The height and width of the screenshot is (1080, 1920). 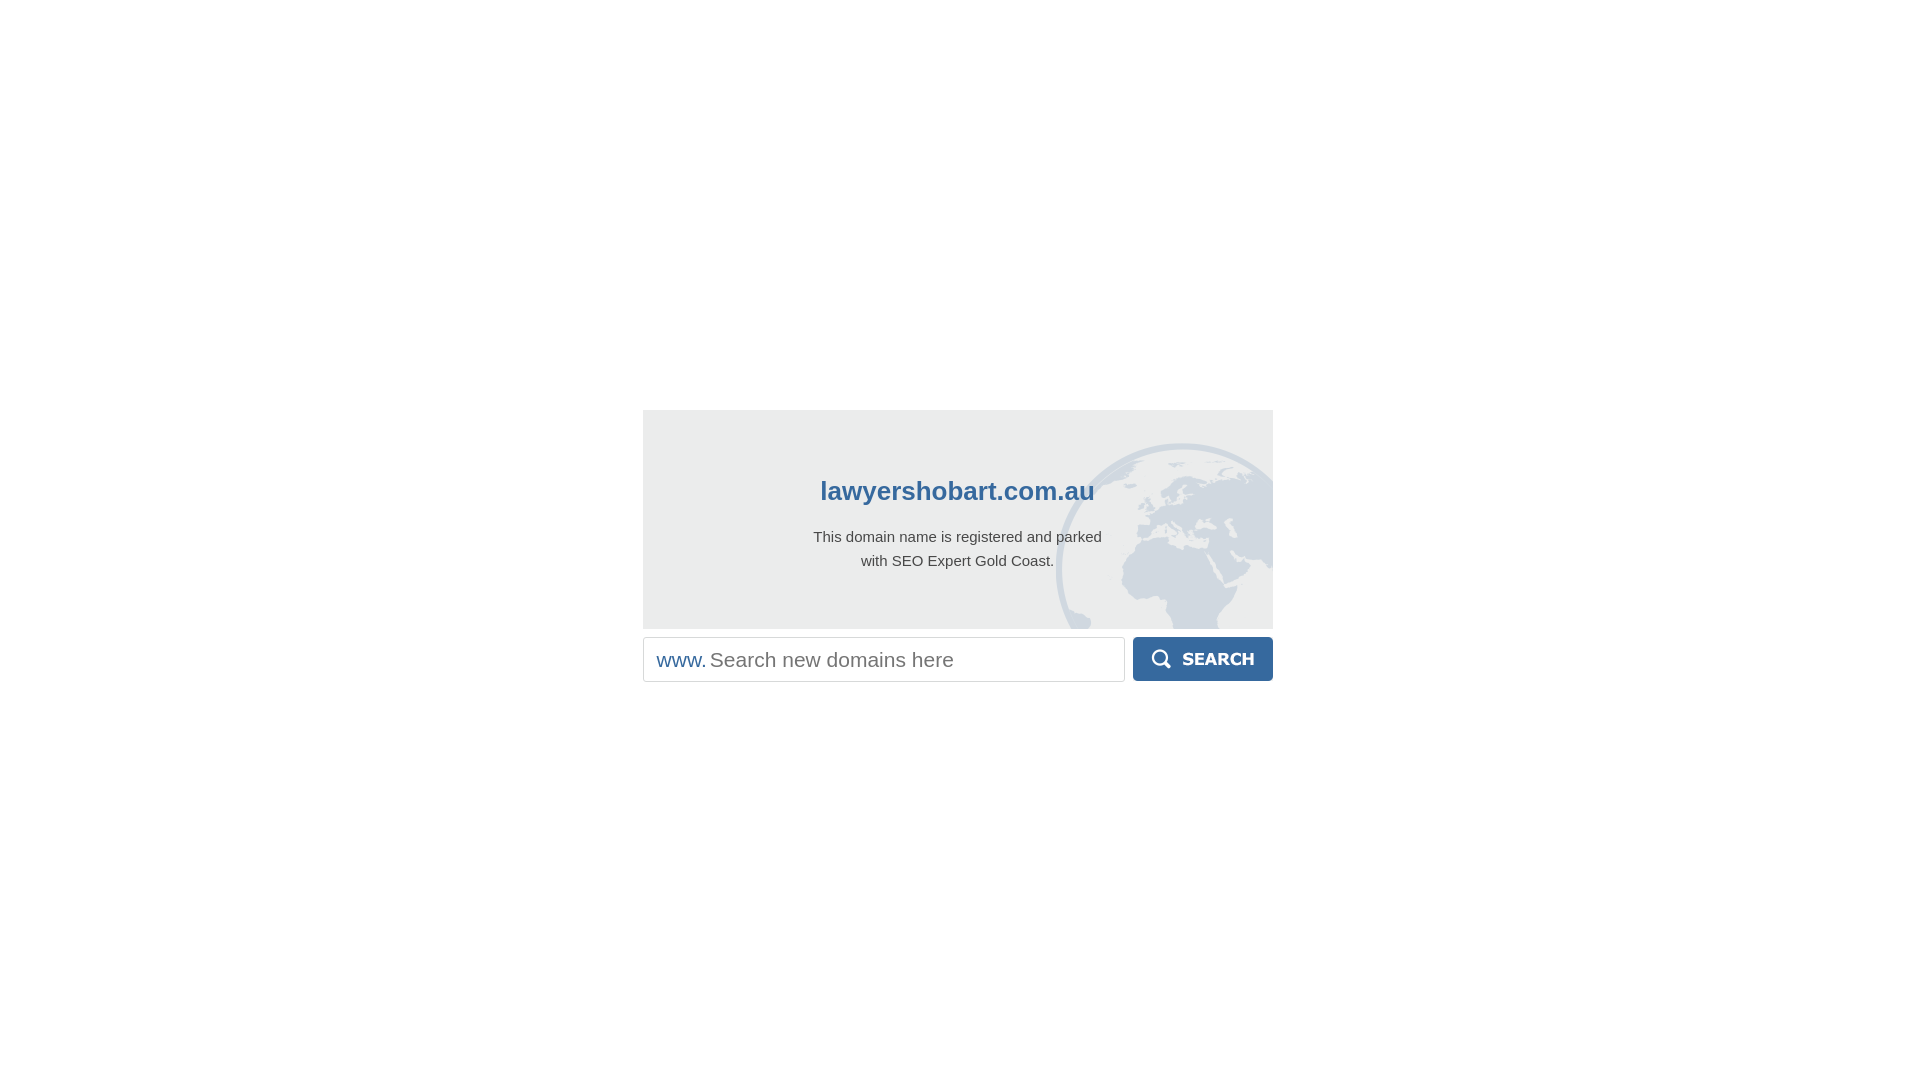 I want to click on 'Search', so click(x=1202, y=659).